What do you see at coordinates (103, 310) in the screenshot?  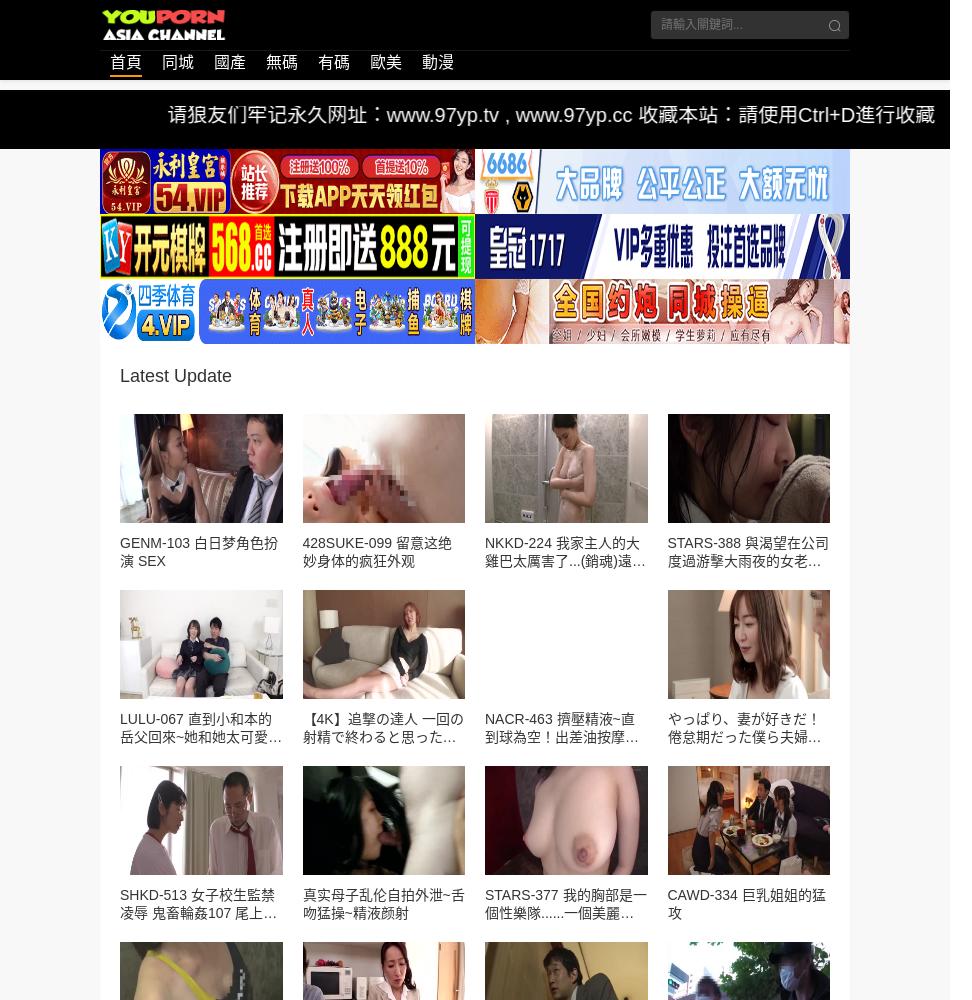 I see `'作者:'` at bounding box center [103, 310].